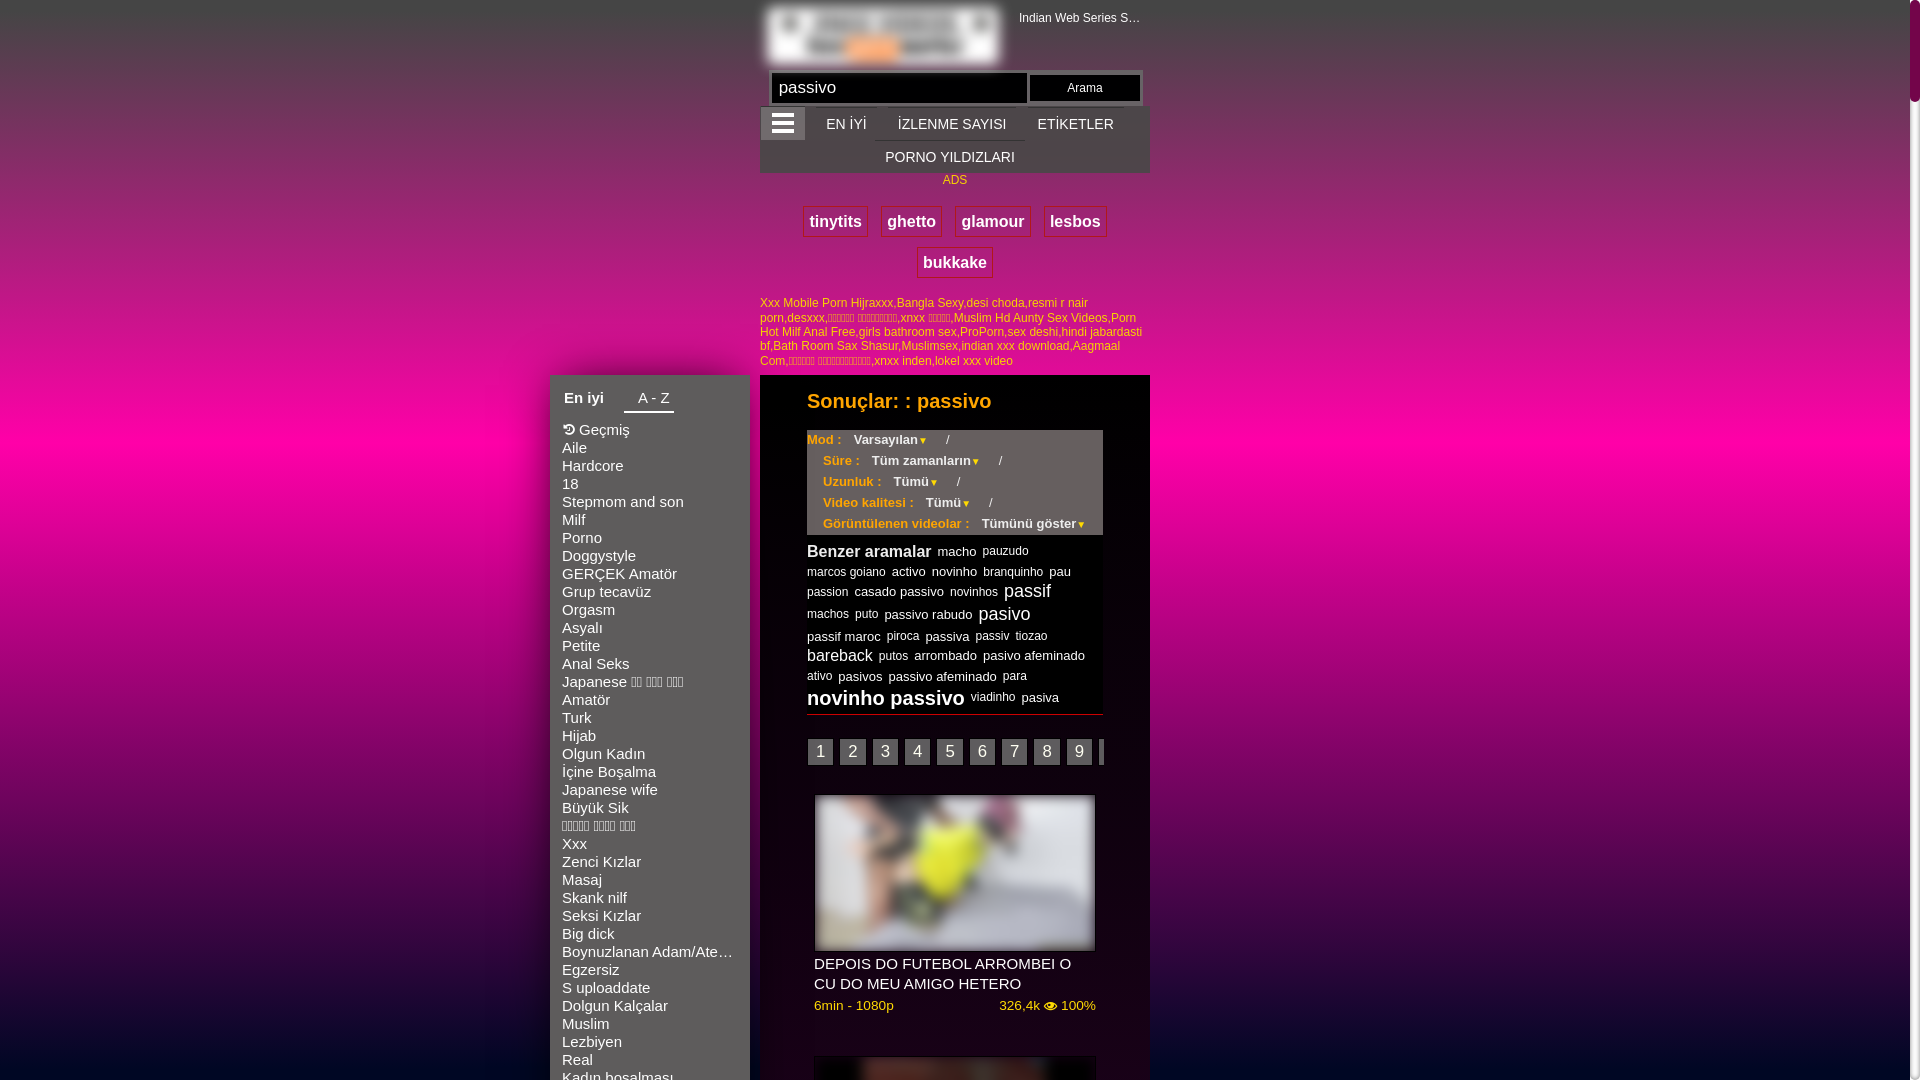 This screenshot has width=1920, height=1080. Describe the element at coordinates (852, 752) in the screenshot. I see `'2'` at that location.